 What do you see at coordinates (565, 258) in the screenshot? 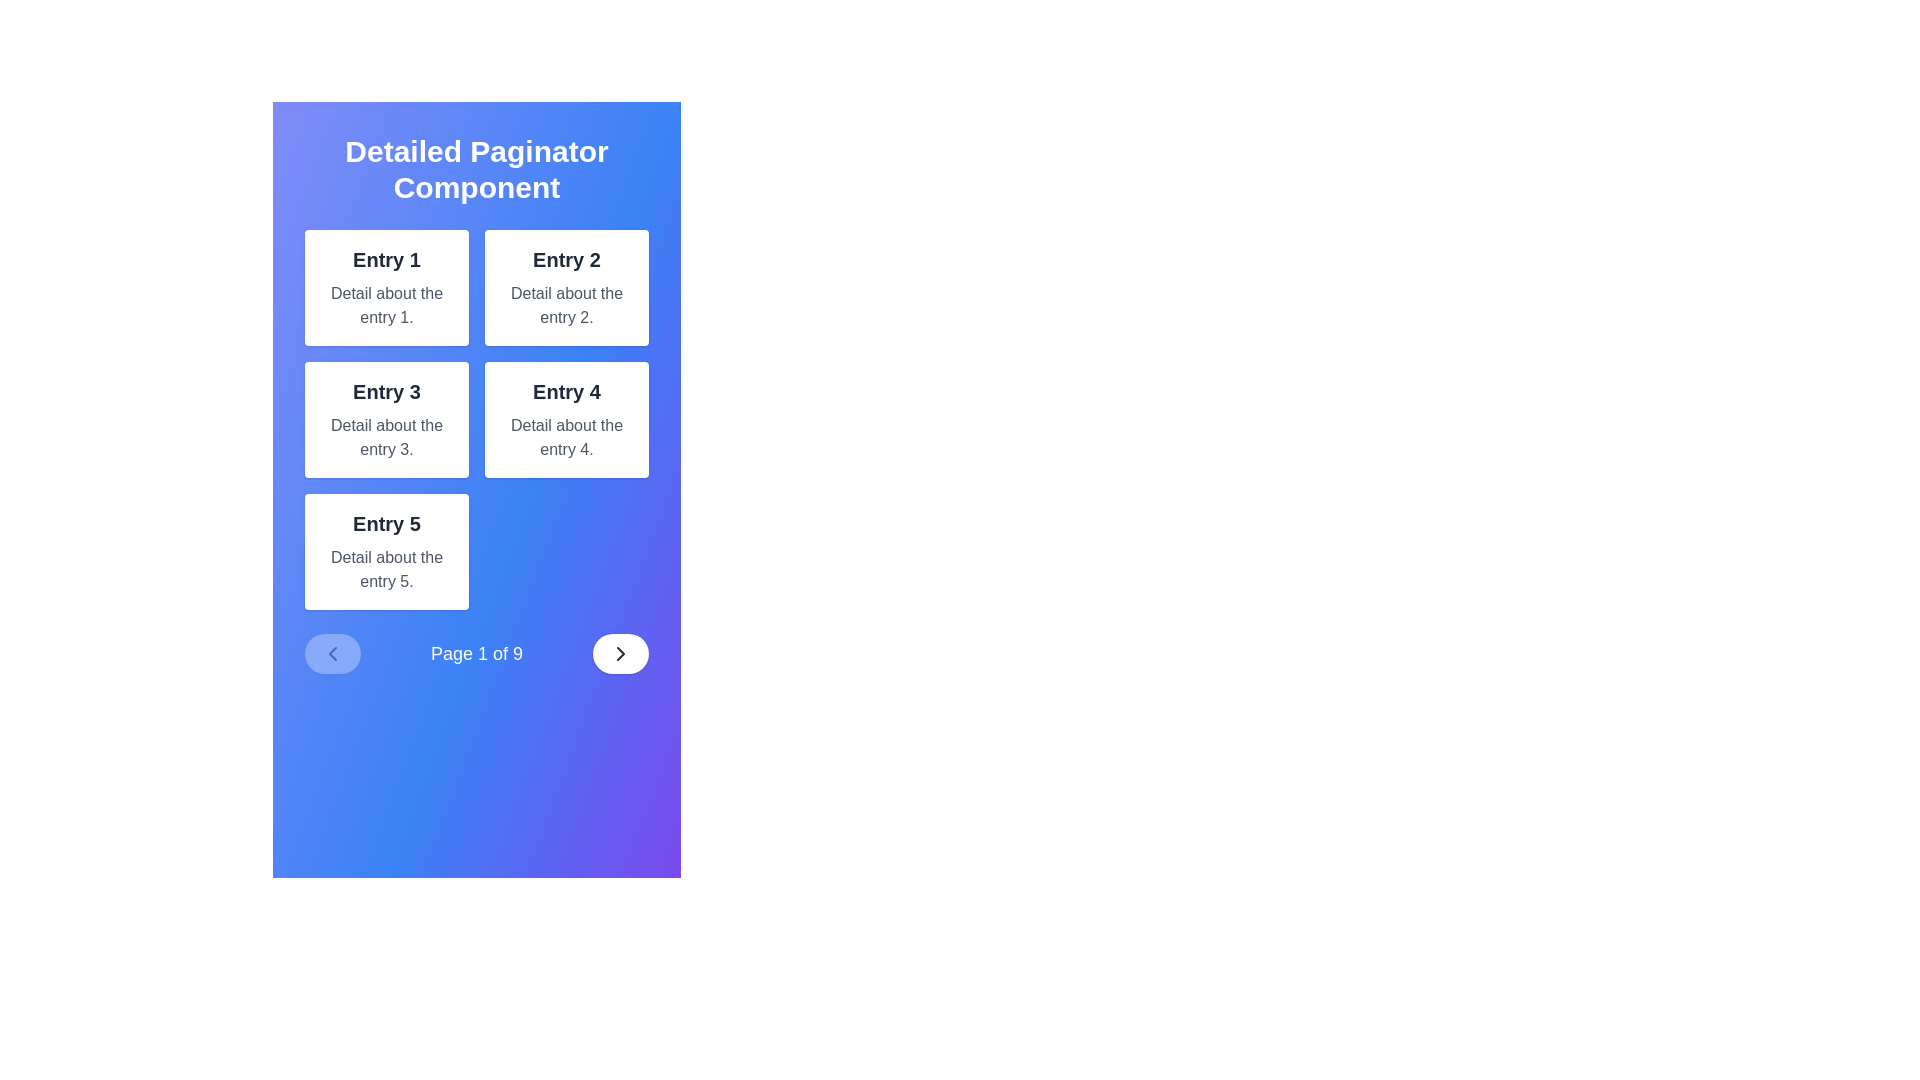
I see `the text label 'Entry 2'` at bounding box center [565, 258].